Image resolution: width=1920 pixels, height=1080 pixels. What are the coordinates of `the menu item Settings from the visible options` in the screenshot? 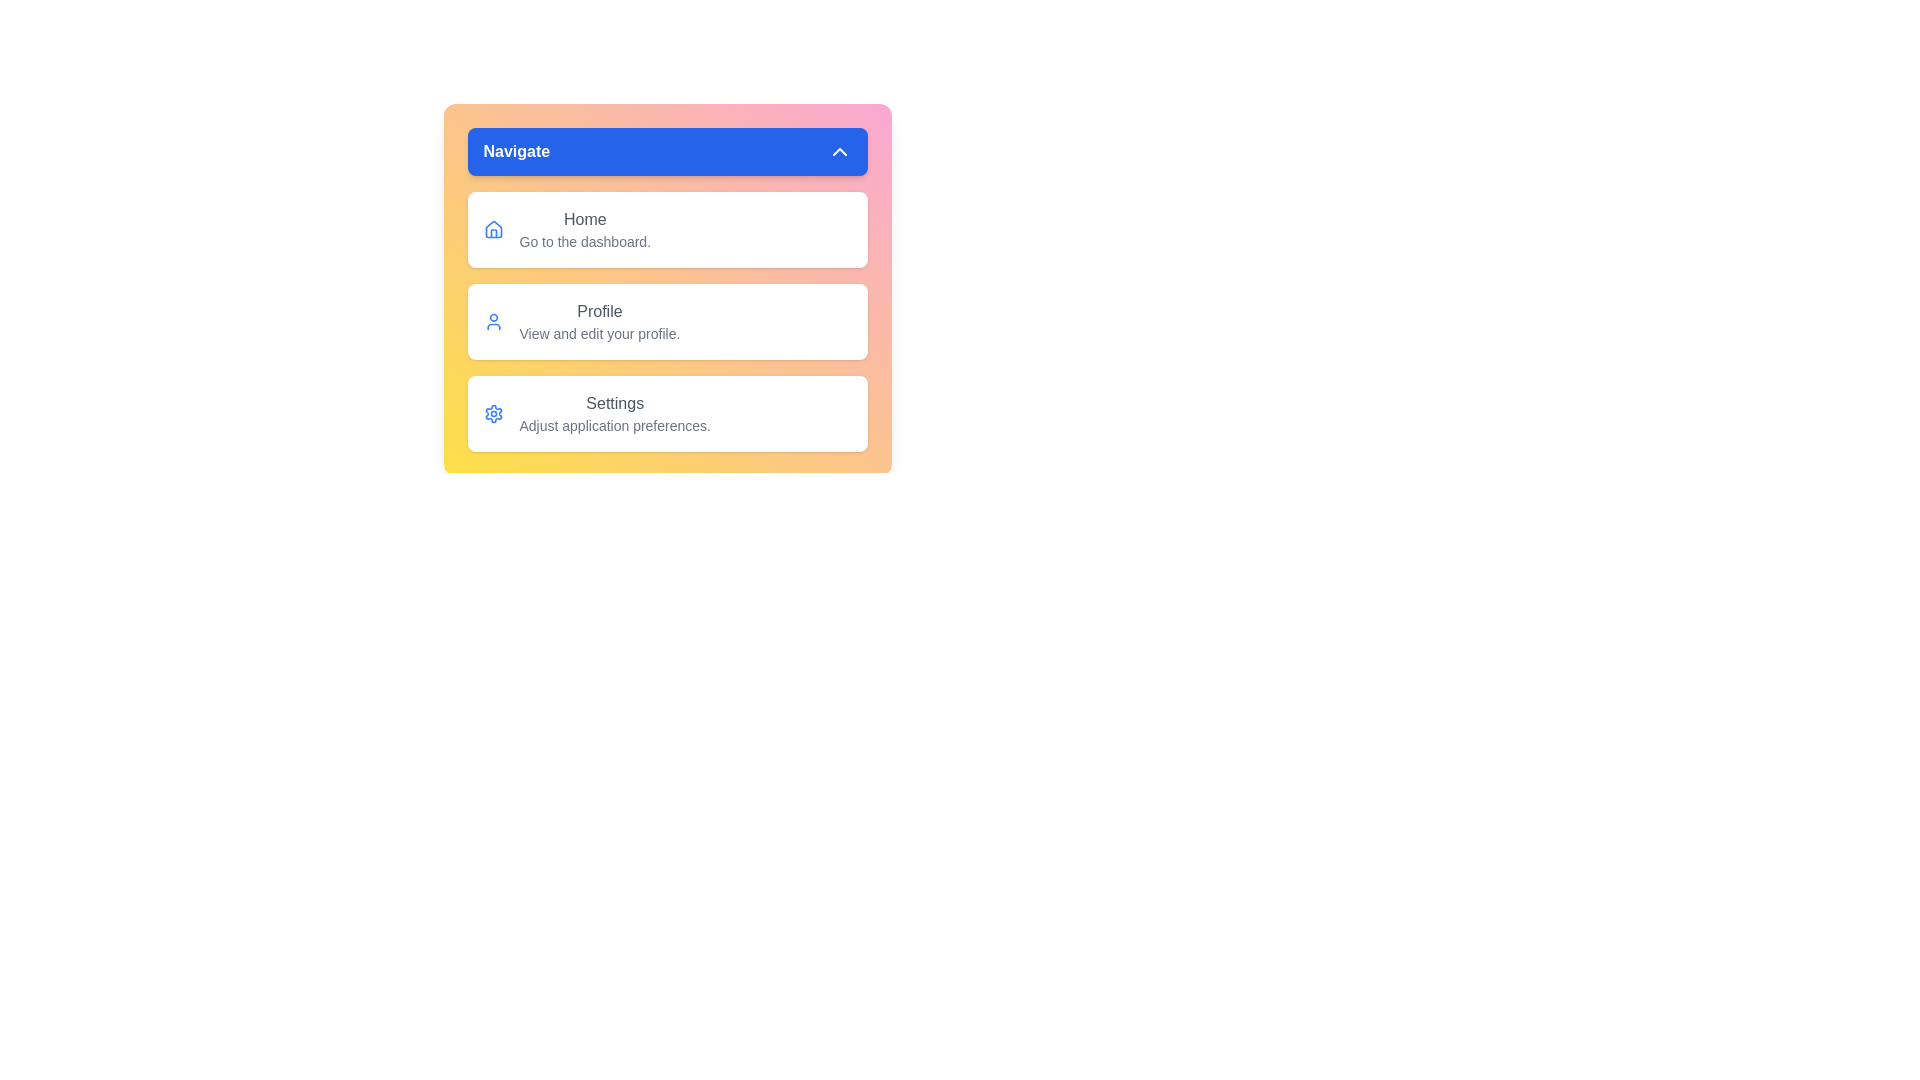 It's located at (667, 412).